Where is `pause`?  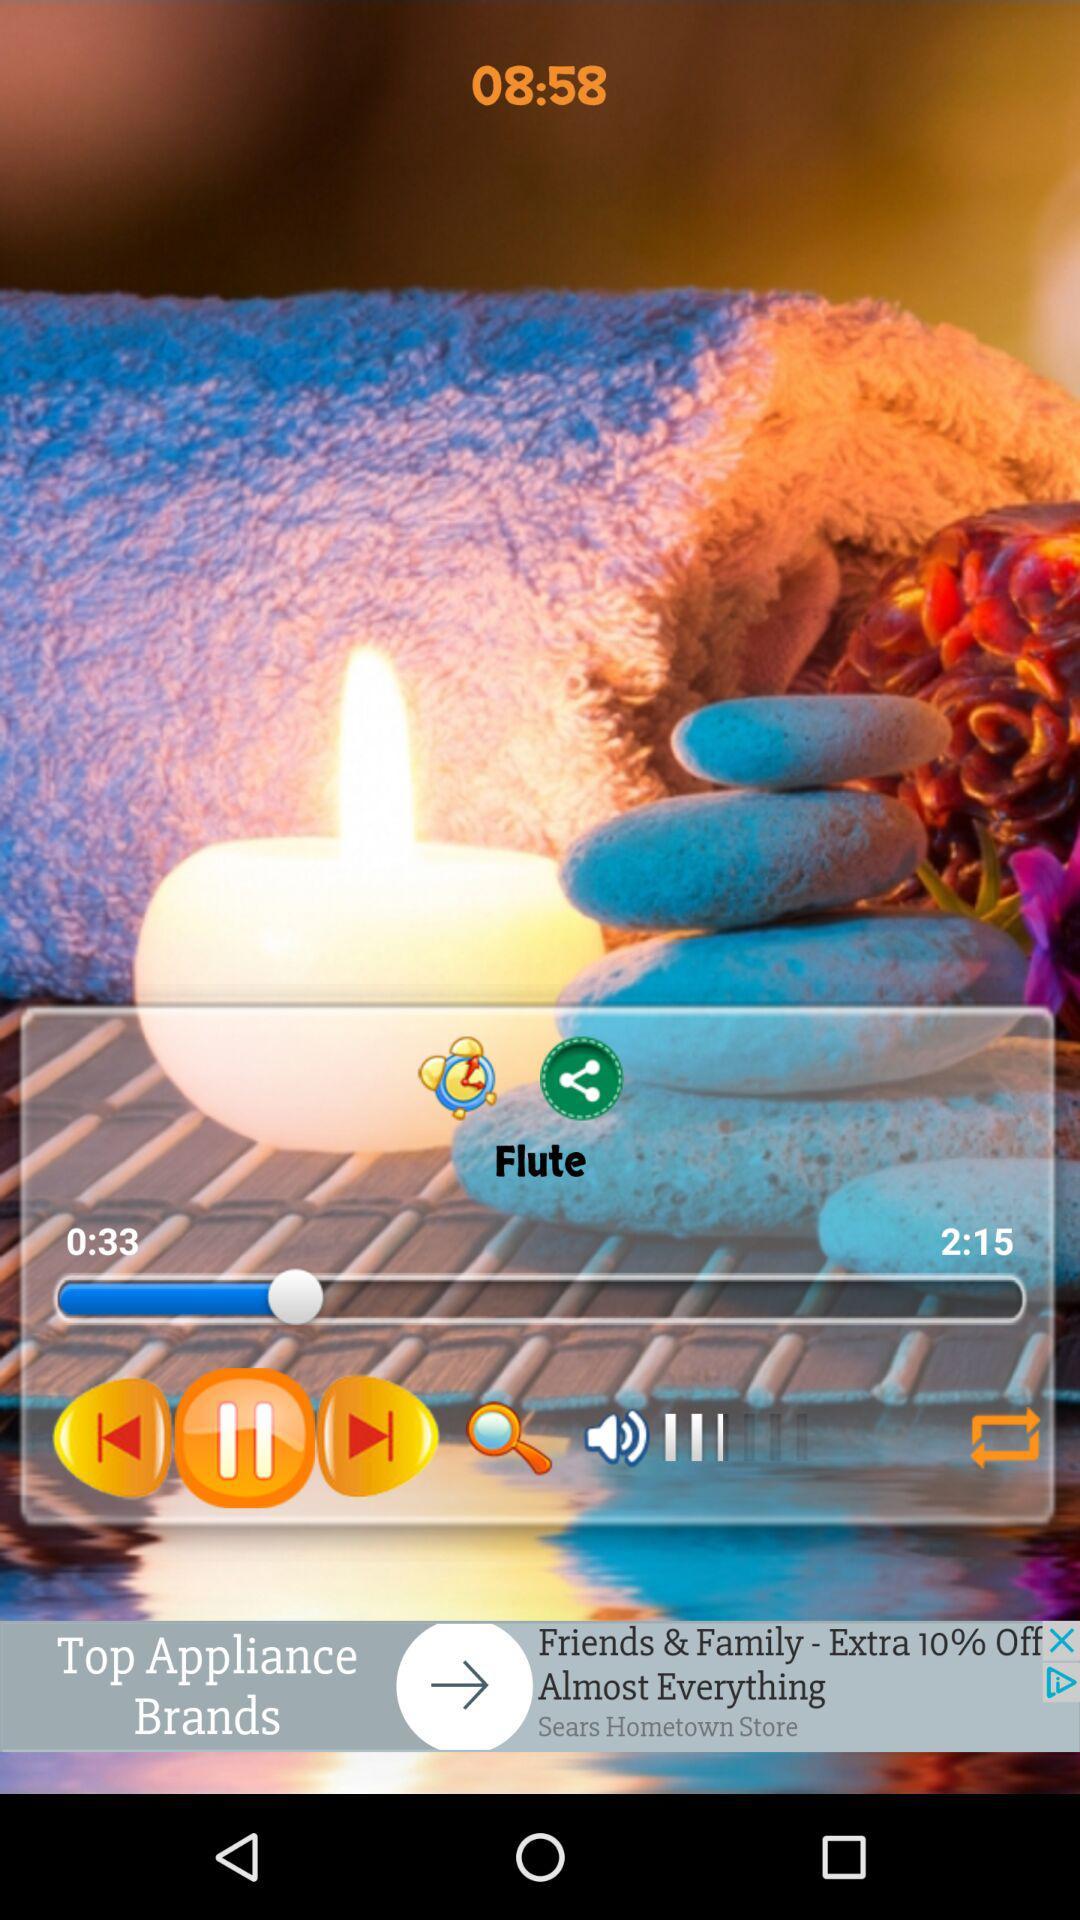
pause is located at coordinates (113, 1436).